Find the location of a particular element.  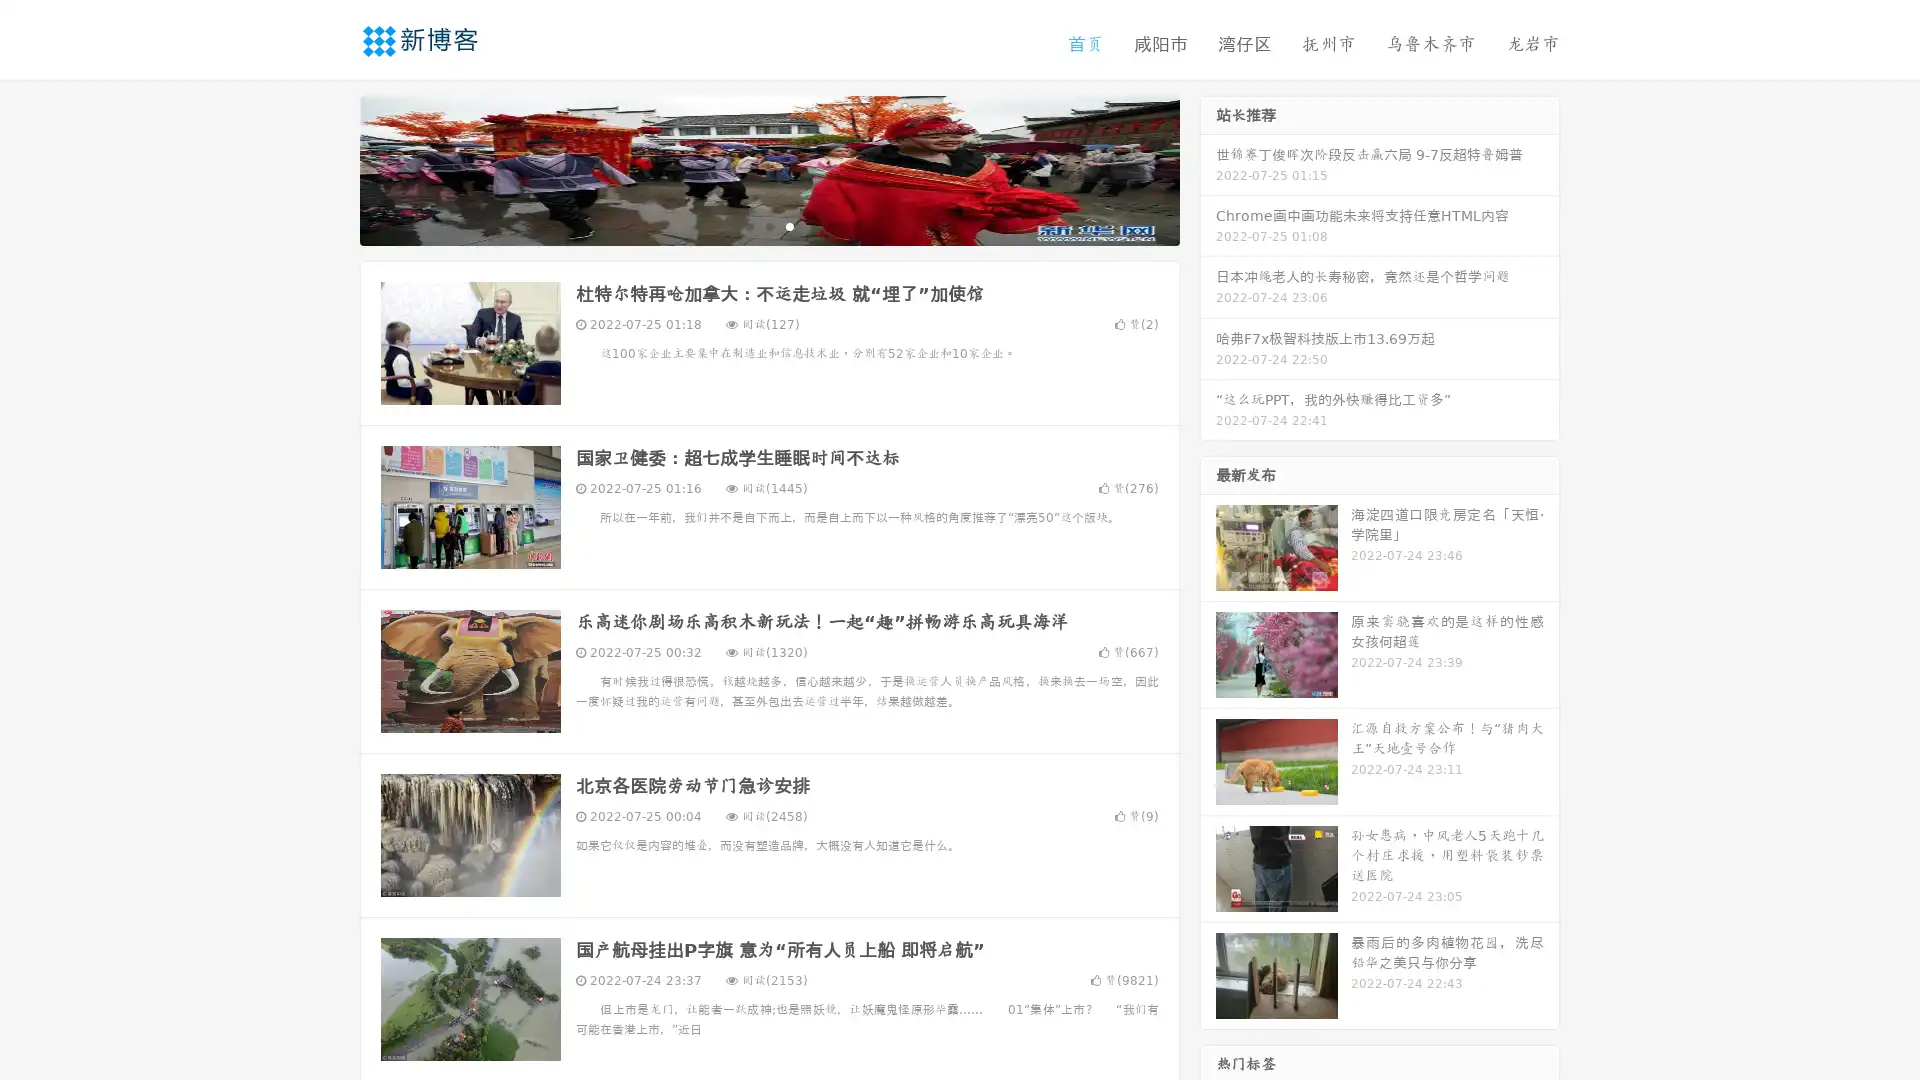

Next slide is located at coordinates (1208, 168).